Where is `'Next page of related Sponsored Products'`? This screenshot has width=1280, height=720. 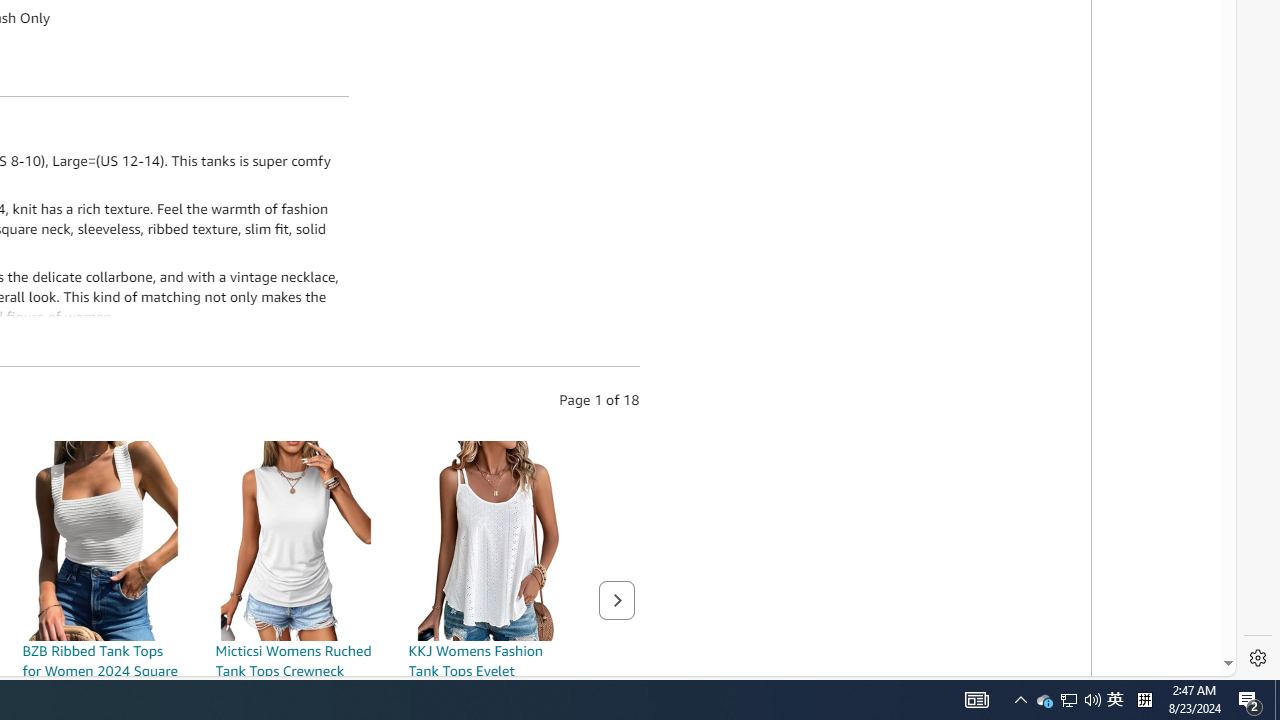
'Next page of related Sponsored Products' is located at coordinates (615, 599).